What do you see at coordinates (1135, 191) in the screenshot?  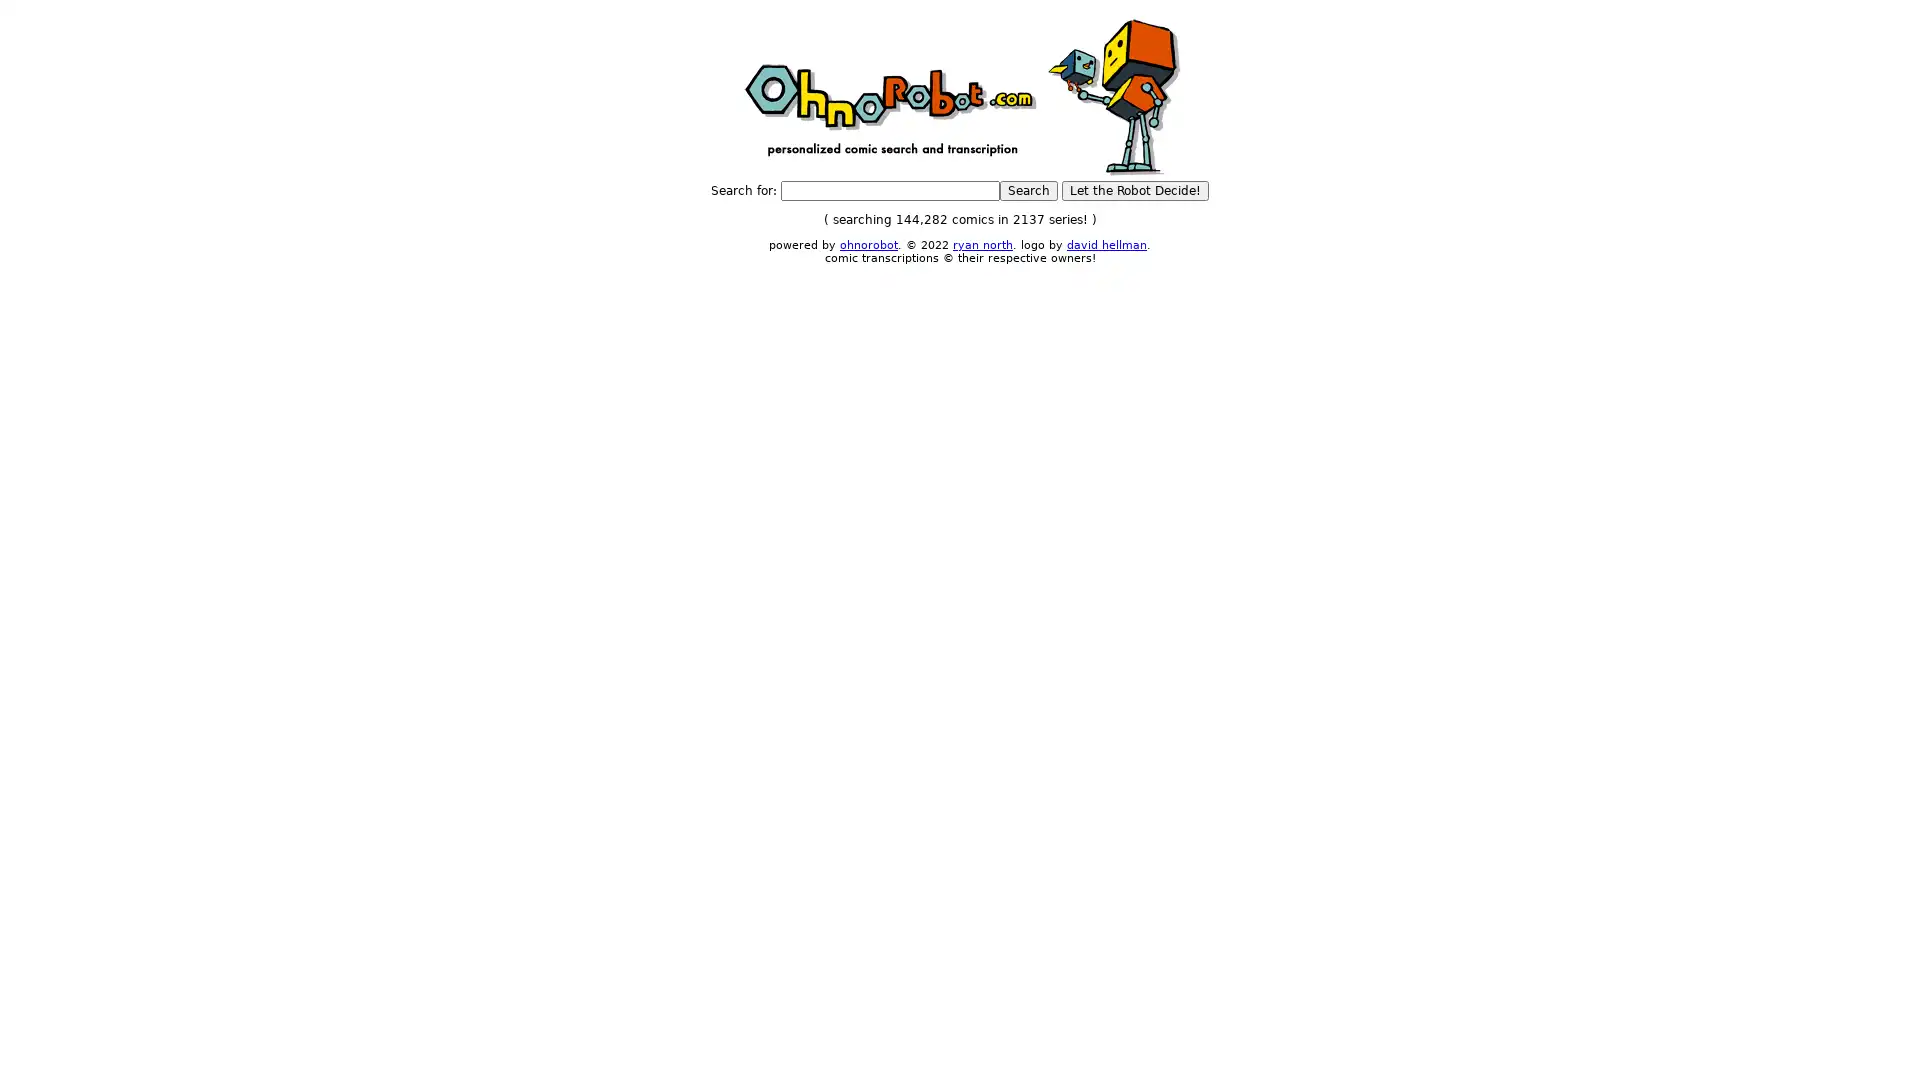 I see `Let the Robot Decide!` at bounding box center [1135, 191].